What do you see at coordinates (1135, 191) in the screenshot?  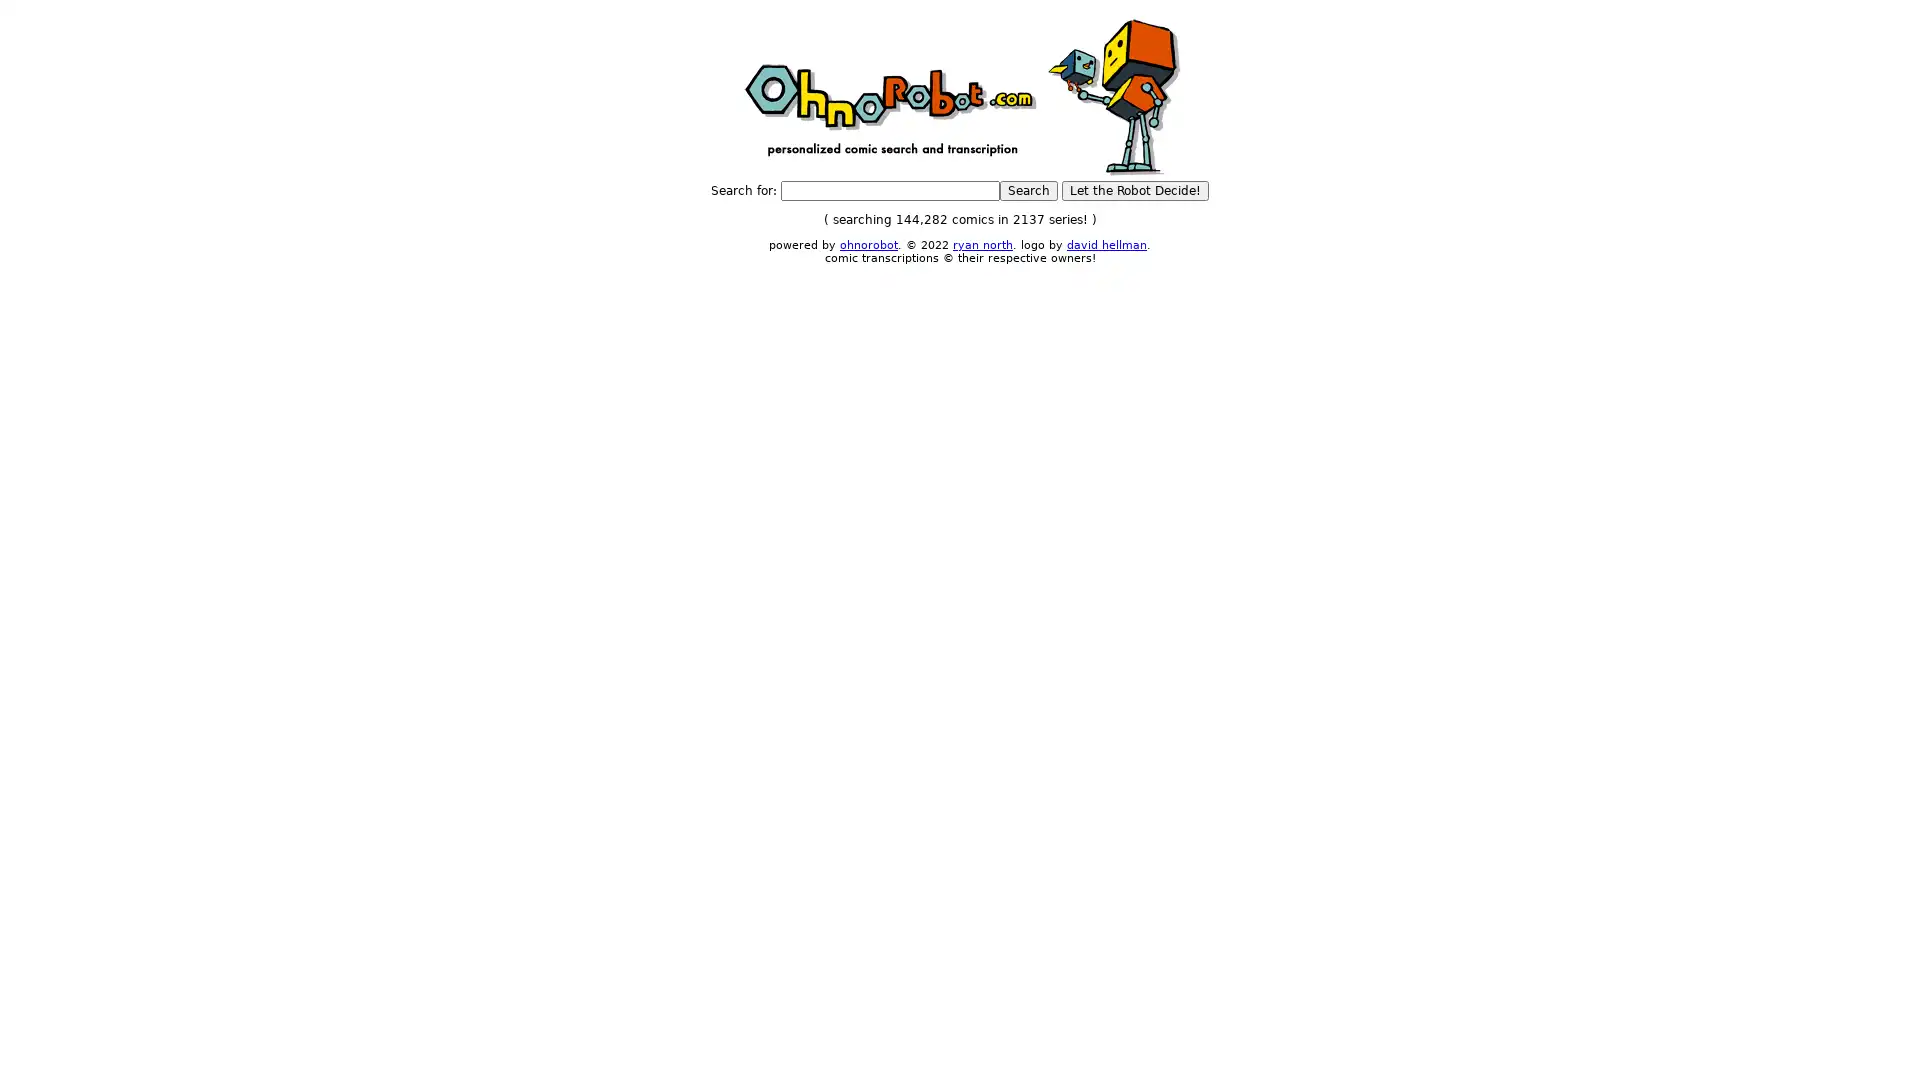 I see `Let the Robot Decide!` at bounding box center [1135, 191].